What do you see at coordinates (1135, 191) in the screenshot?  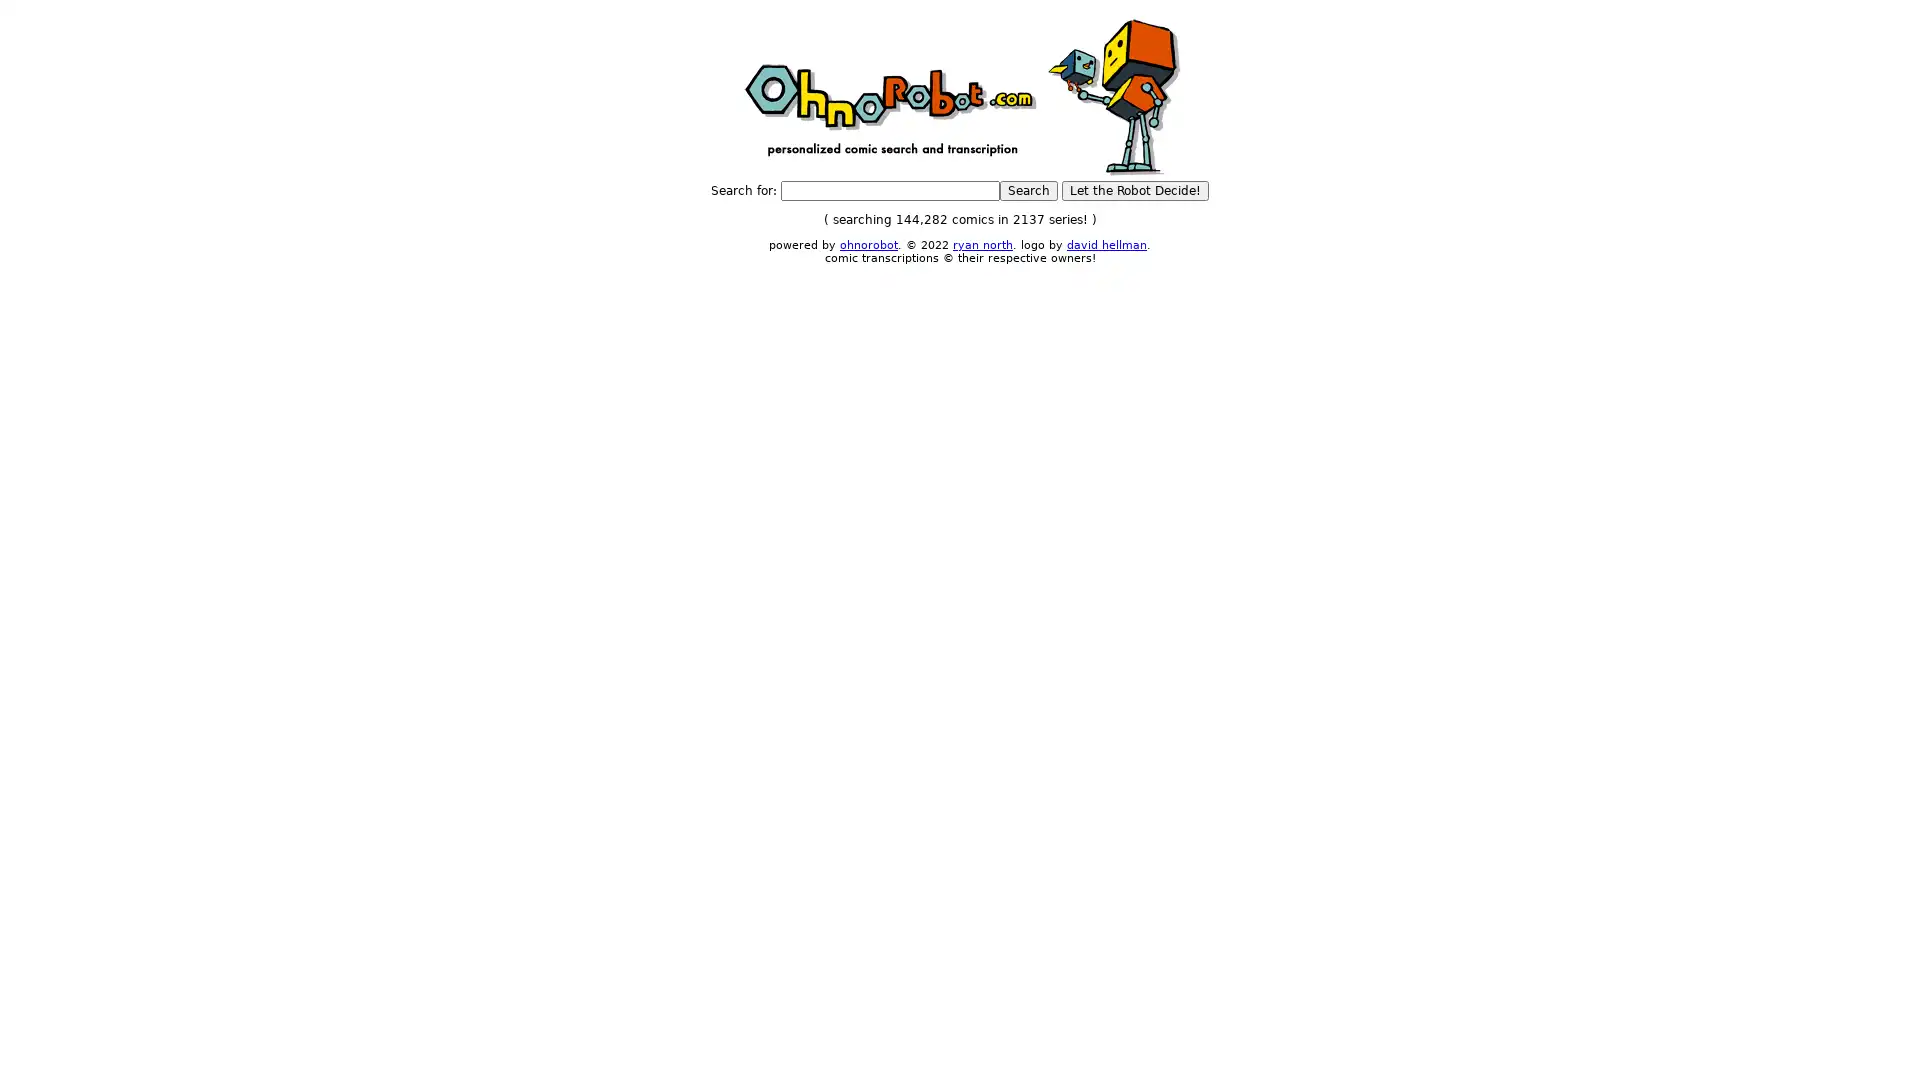 I see `Let the Robot Decide!` at bounding box center [1135, 191].